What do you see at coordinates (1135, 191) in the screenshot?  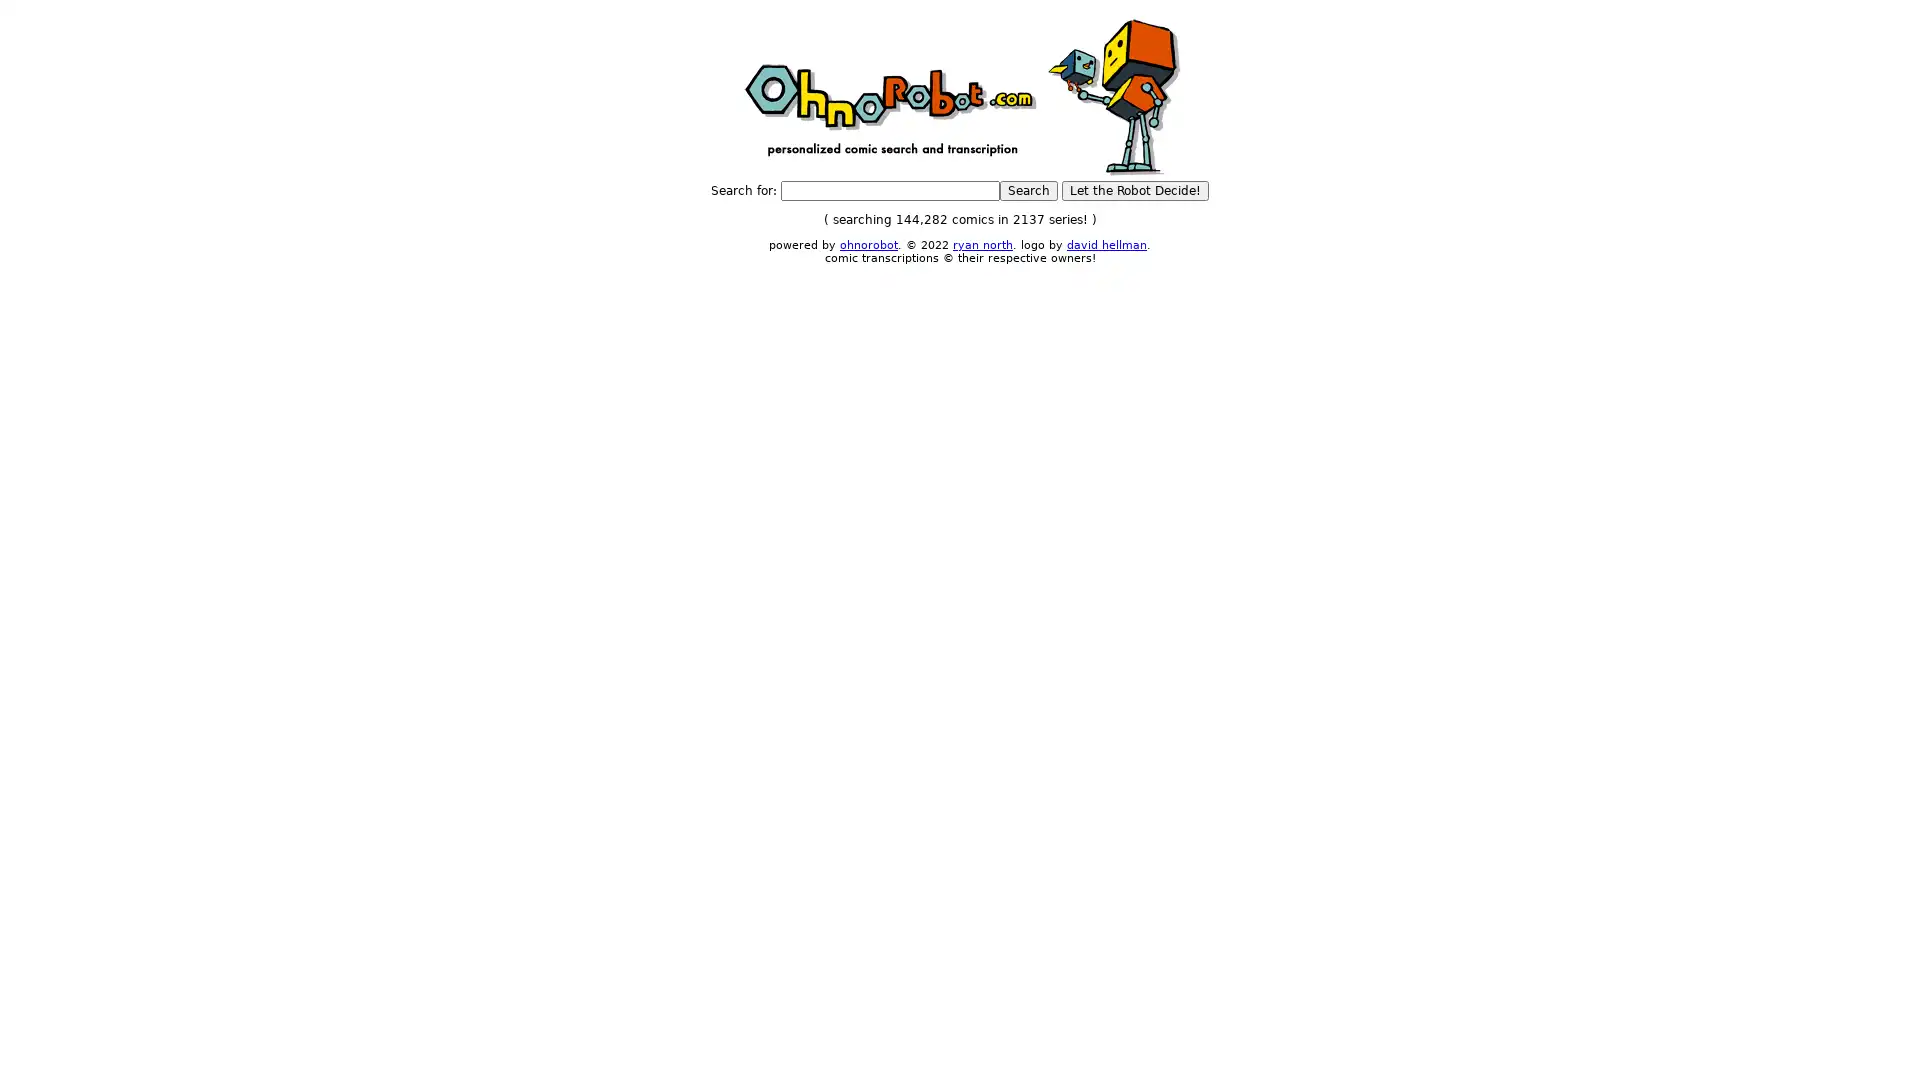 I see `Let the Robot Decide!` at bounding box center [1135, 191].